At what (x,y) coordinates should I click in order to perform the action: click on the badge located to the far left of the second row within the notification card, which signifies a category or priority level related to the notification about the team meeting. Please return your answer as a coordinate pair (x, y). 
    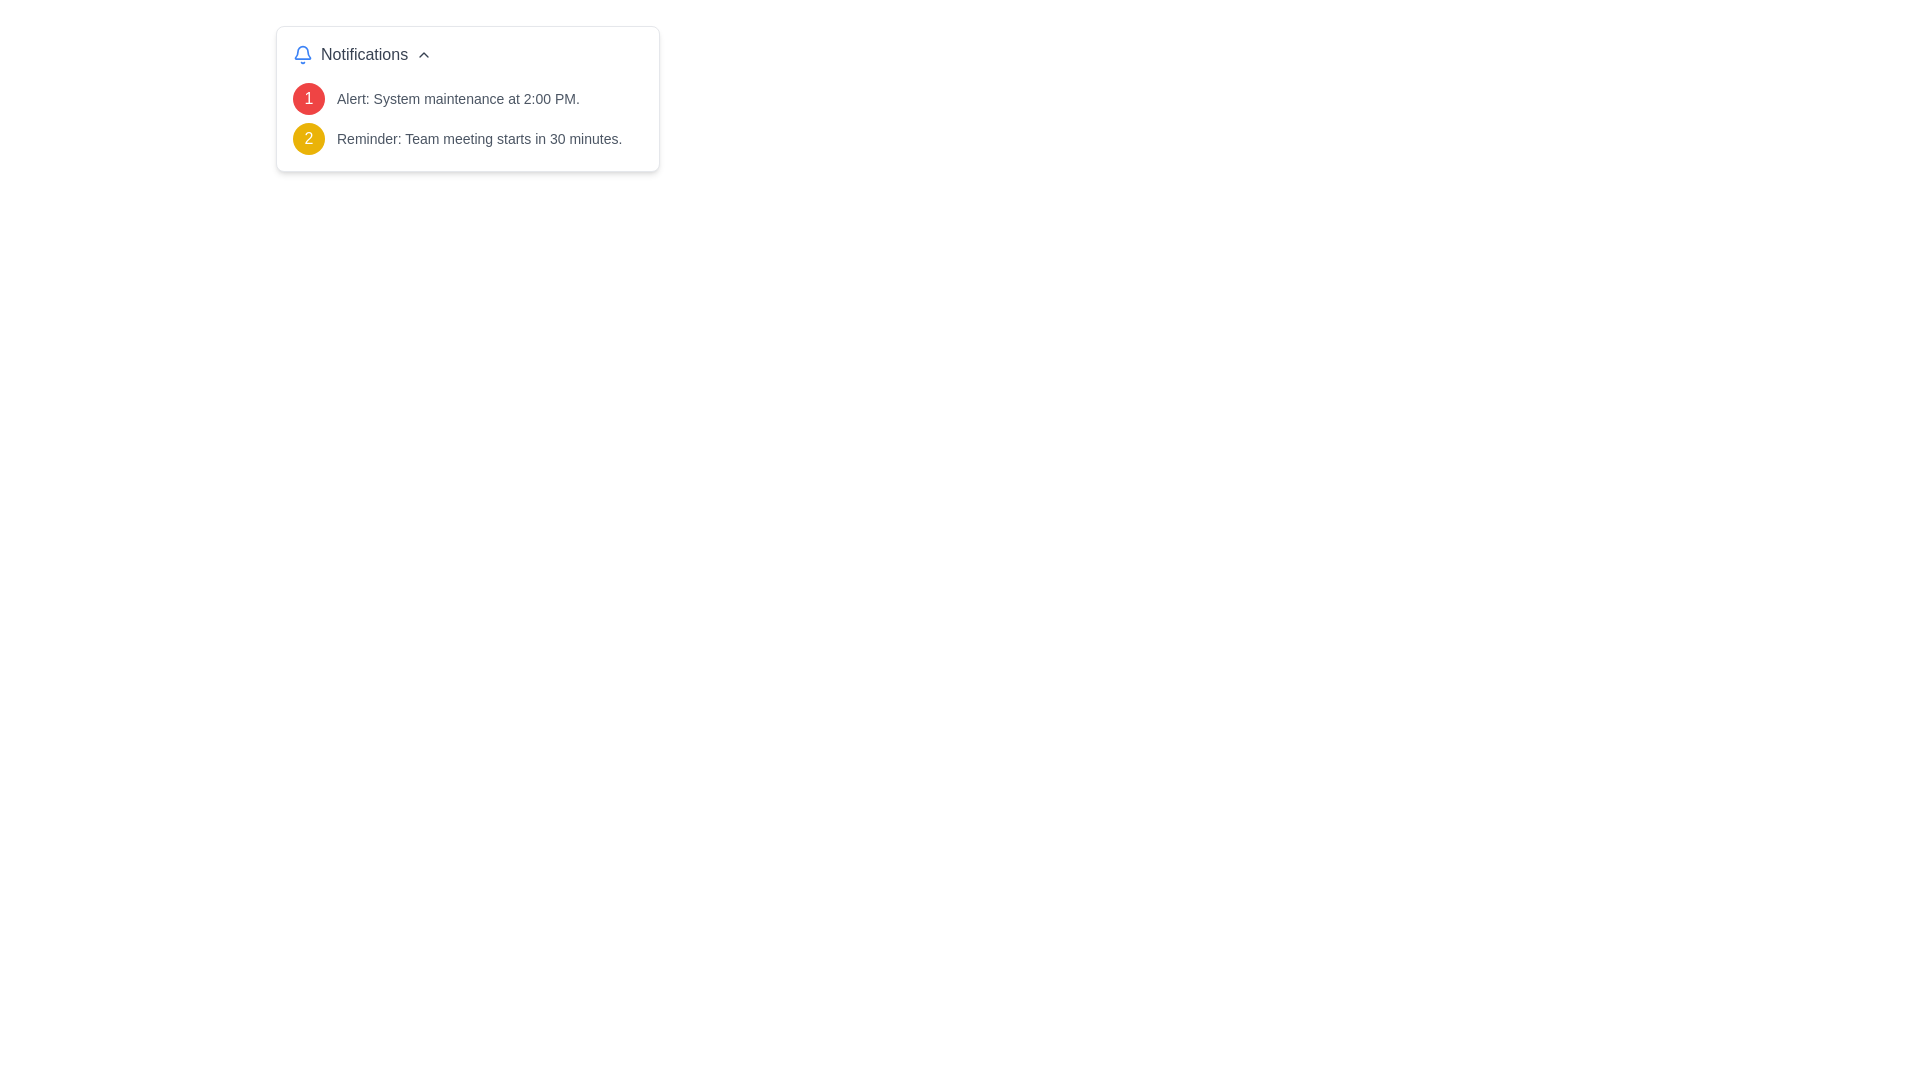
    Looking at the image, I should click on (307, 137).